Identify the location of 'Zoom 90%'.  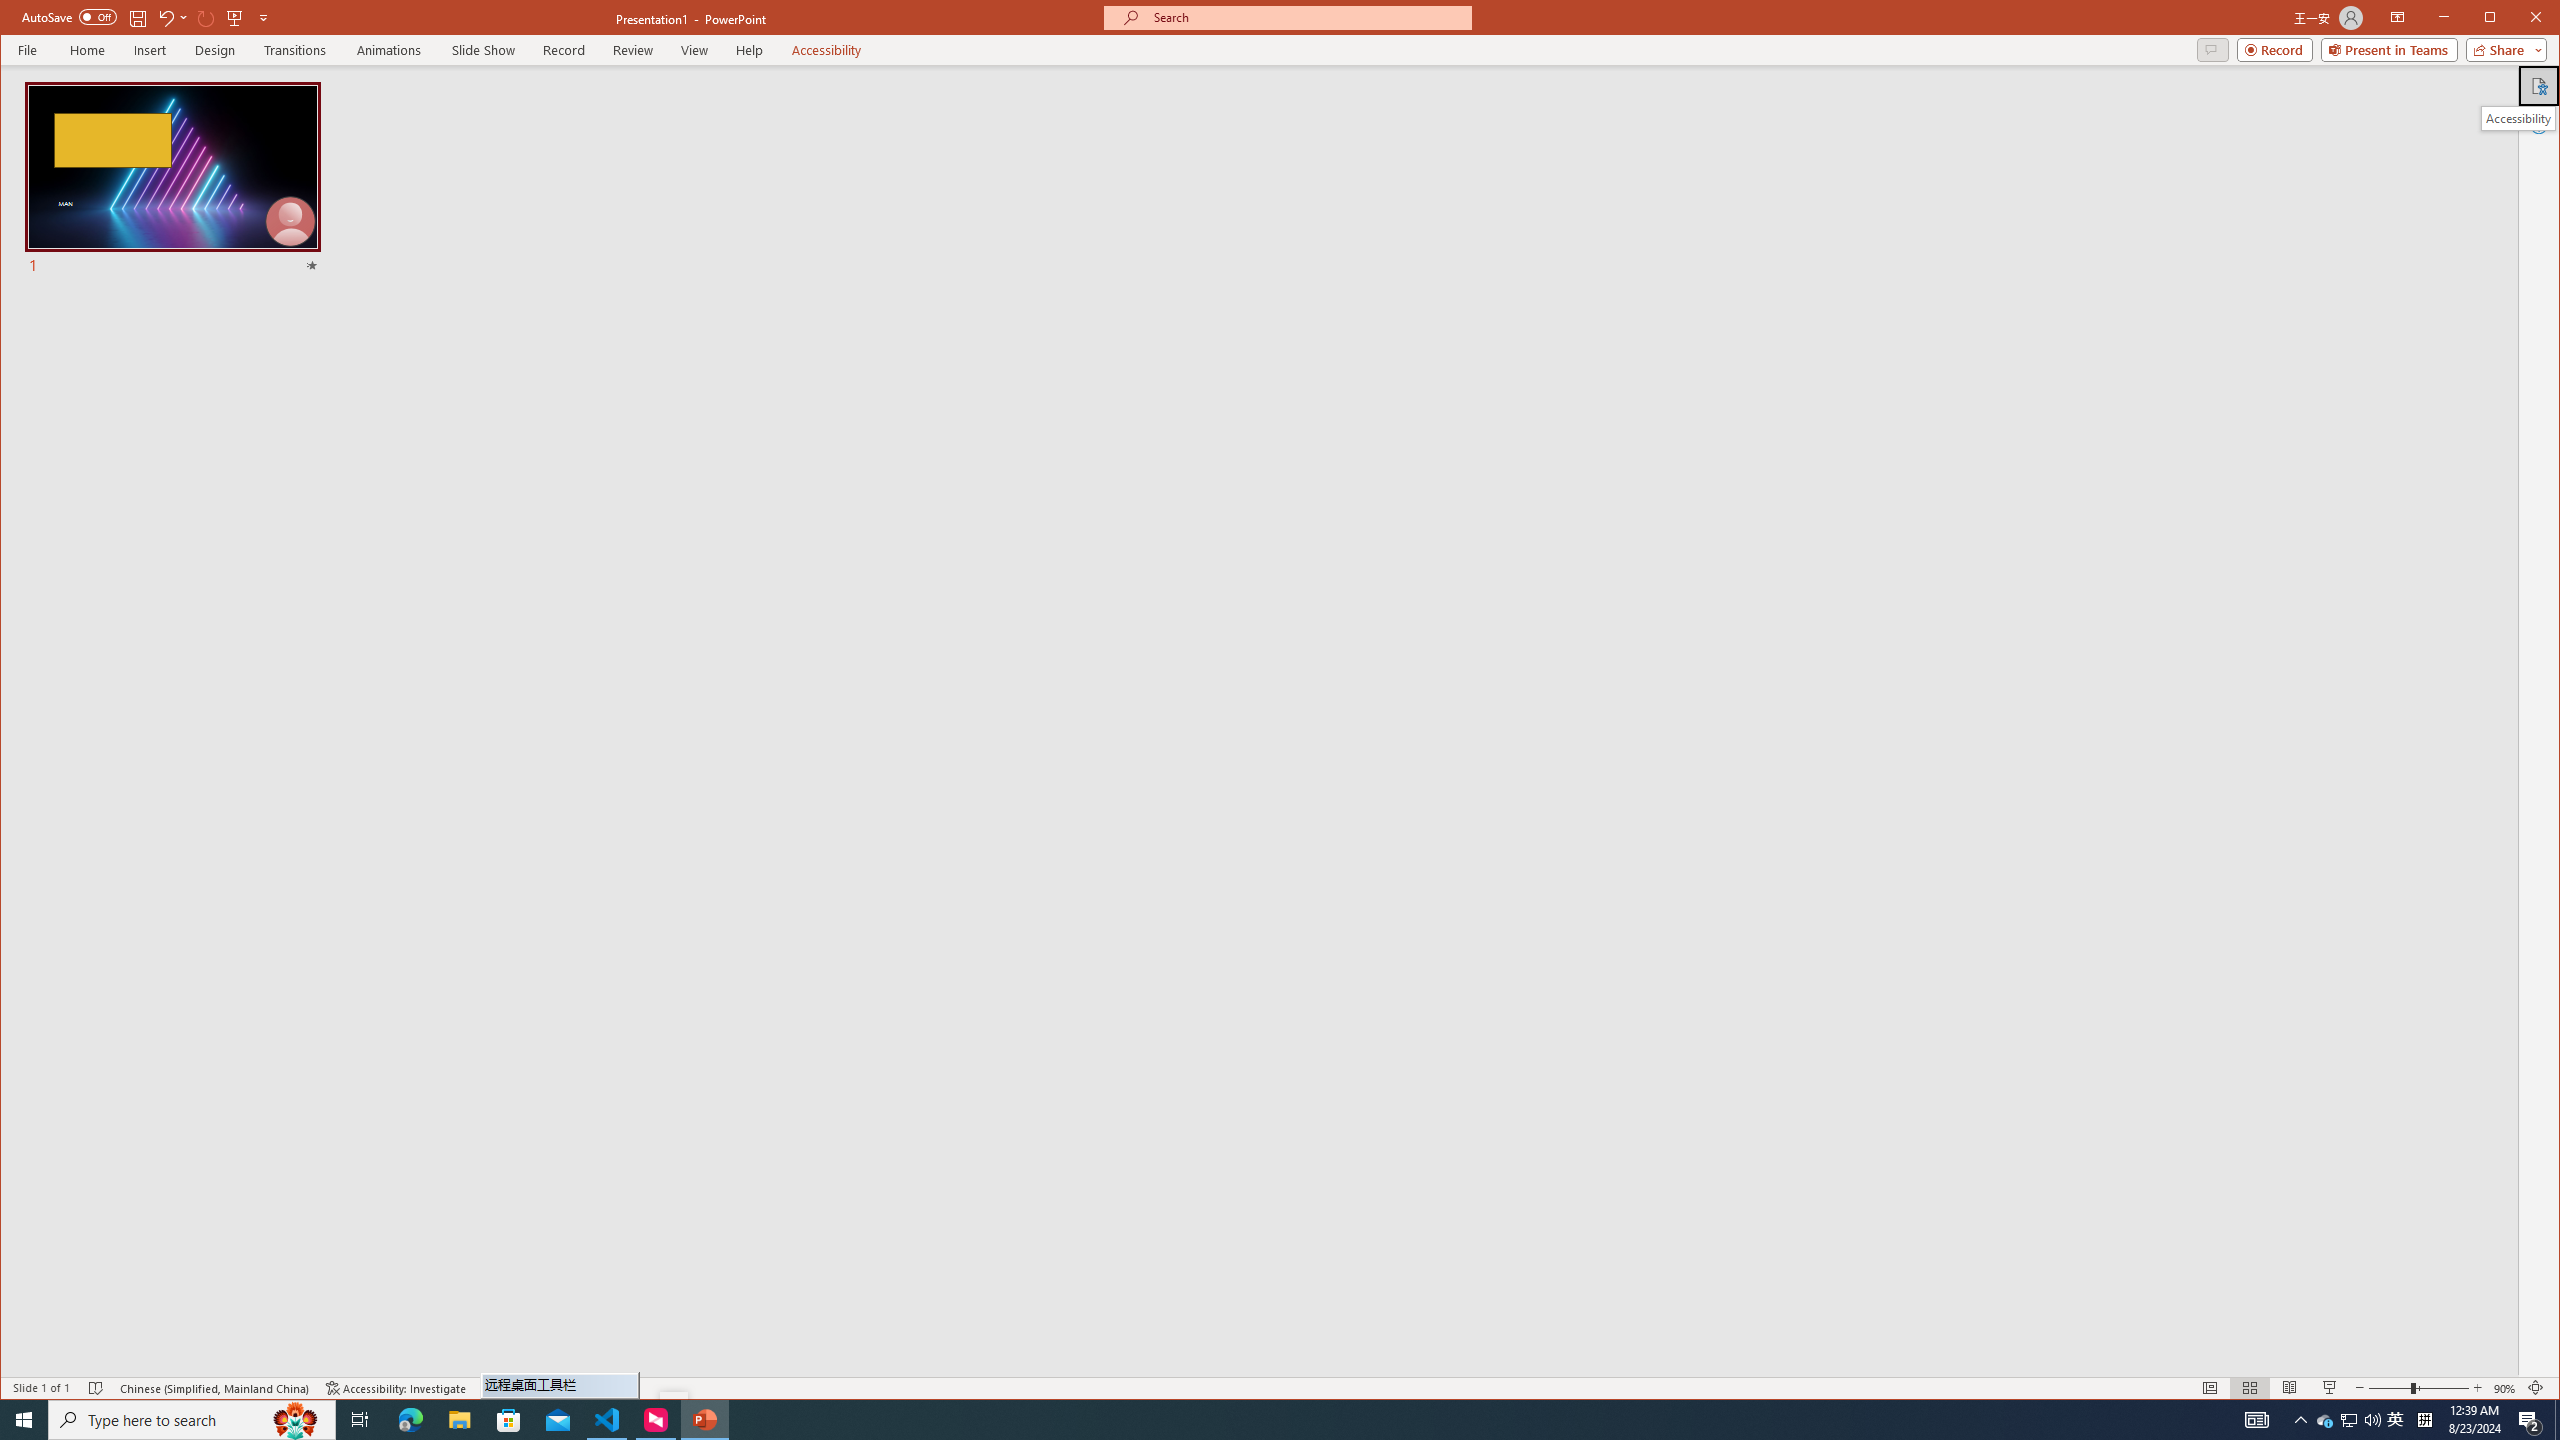
(2503, 1387).